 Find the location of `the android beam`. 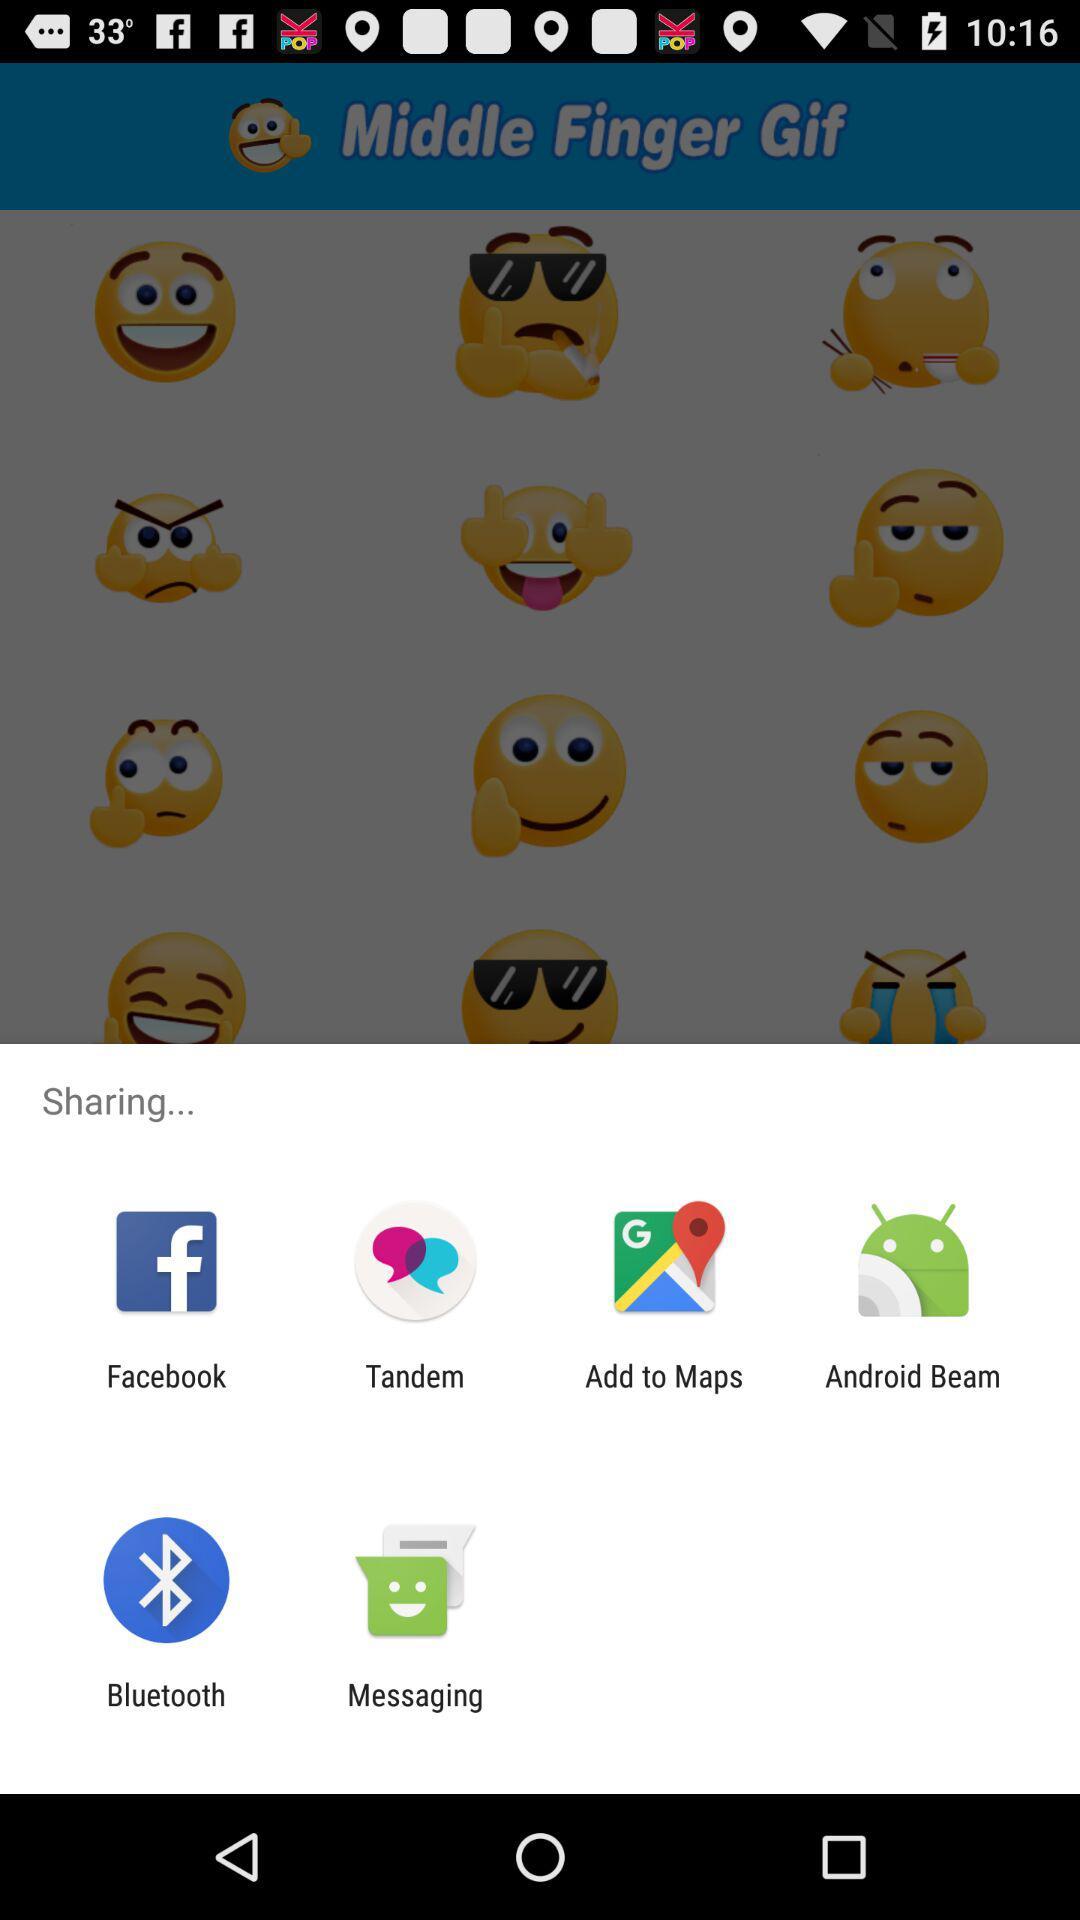

the android beam is located at coordinates (913, 1392).